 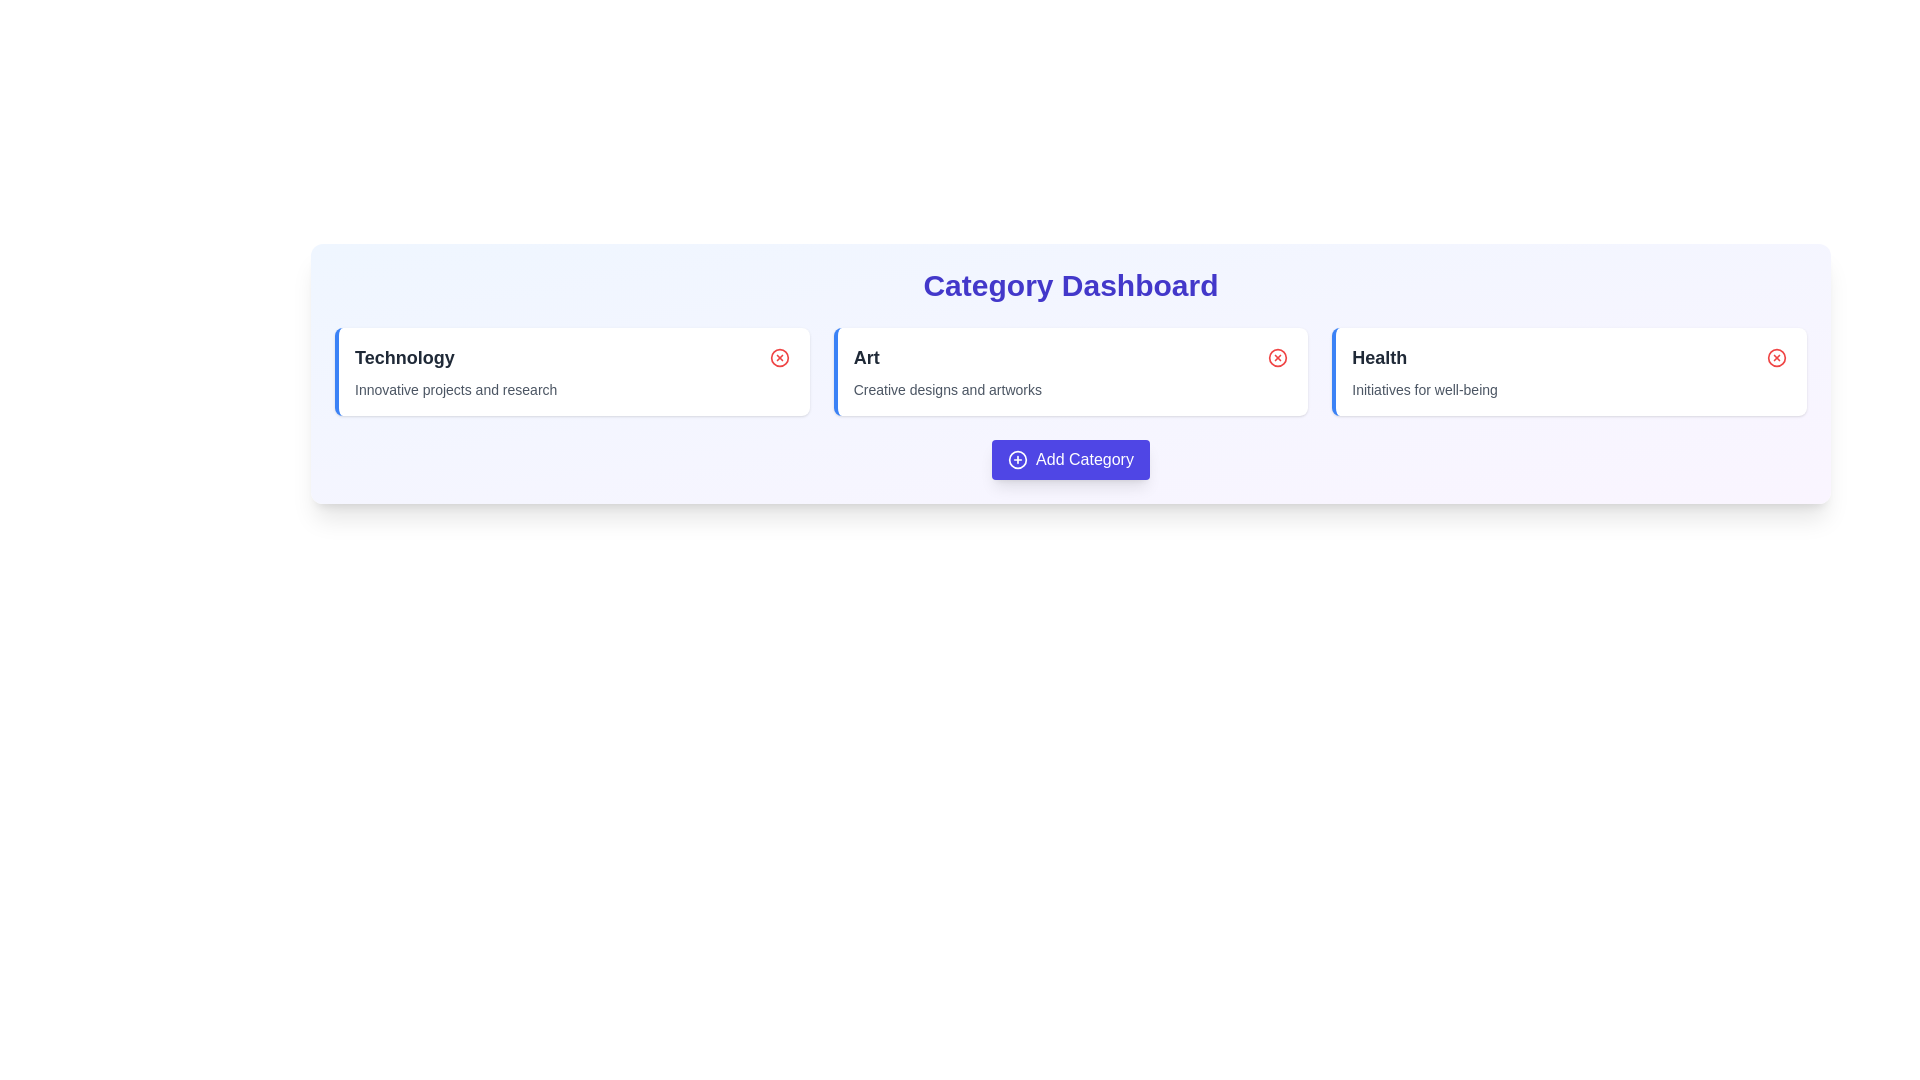 What do you see at coordinates (1378, 357) in the screenshot?
I see `the 'Health' text label, which is styled in bold and larger font size, located within the rightmost card of the health-related information section` at bounding box center [1378, 357].